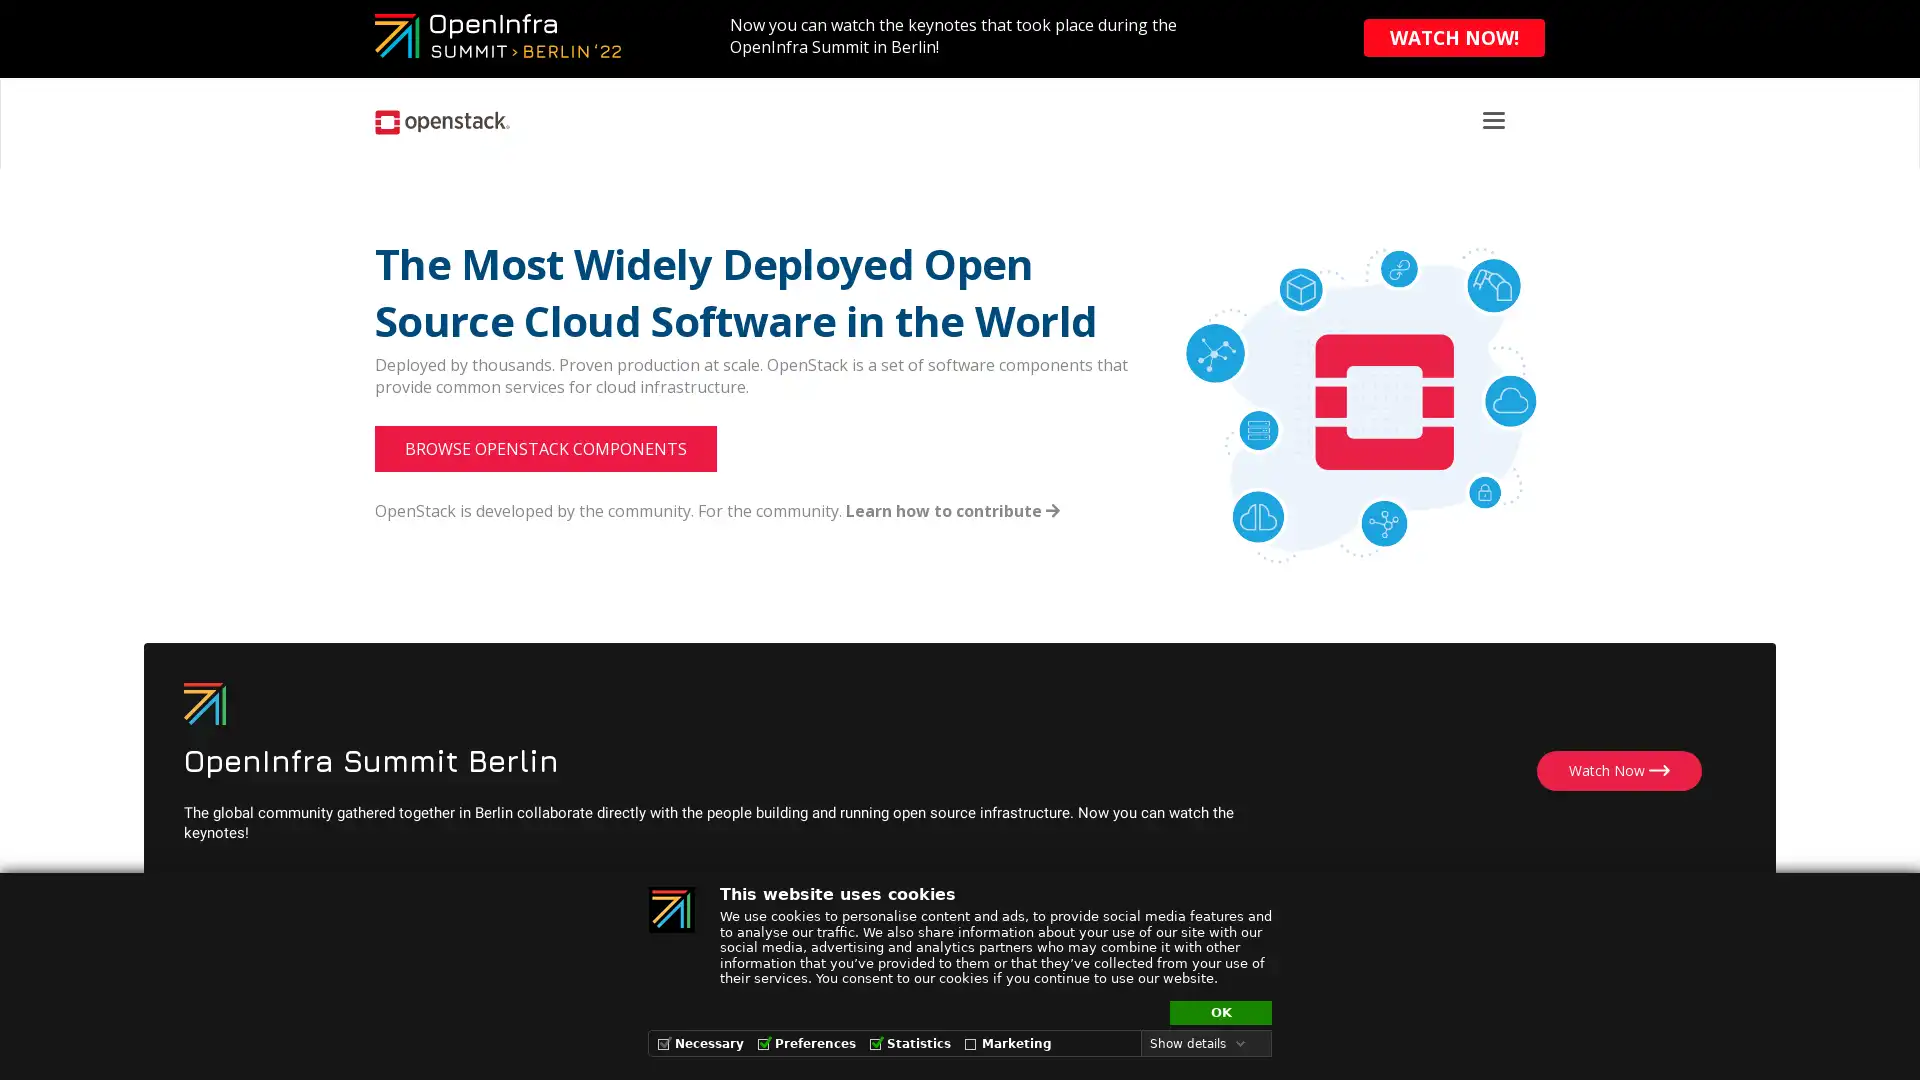 This screenshot has width=1920, height=1080. Describe the element at coordinates (1493, 120) in the screenshot. I see `Toggle navigation` at that location.